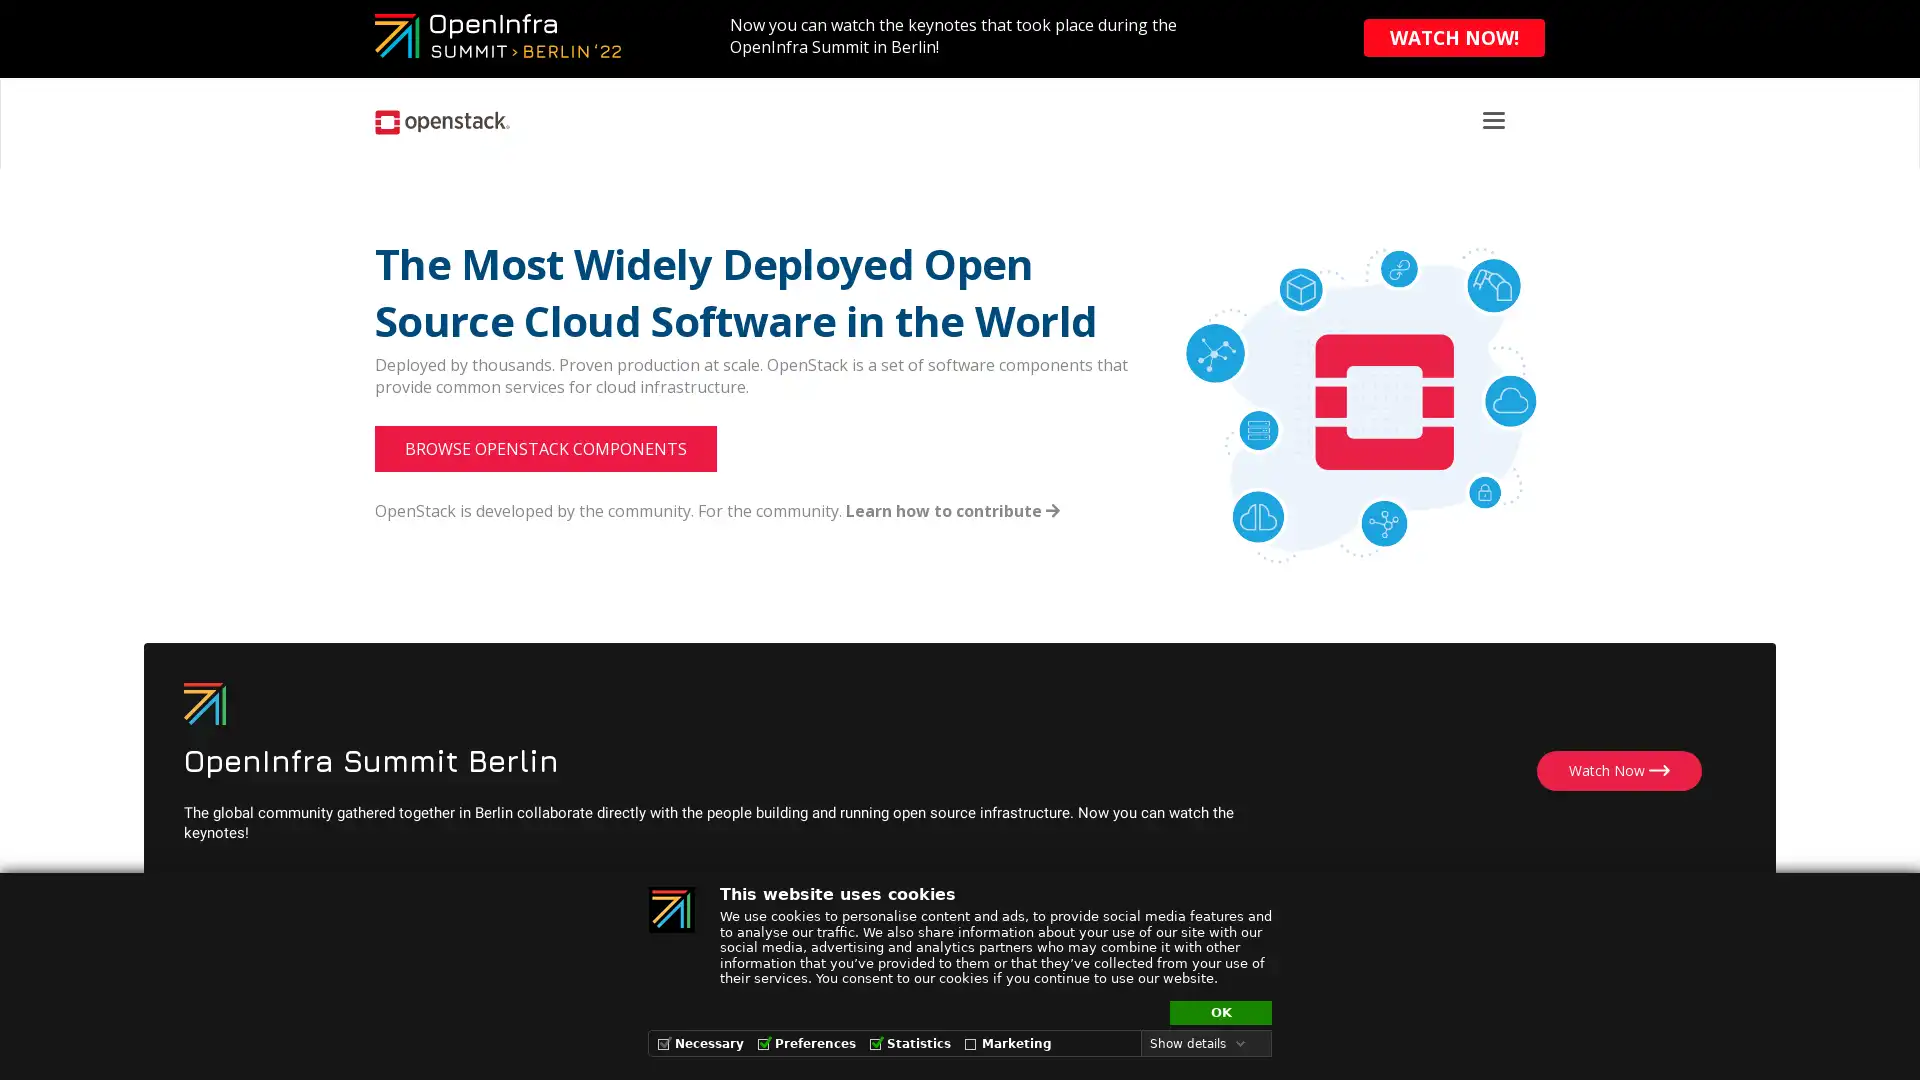 This screenshot has width=1920, height=1080. Describe the element at coordinates (1493, 120) in the screenshot. I see `Toggle navigation` at that location.